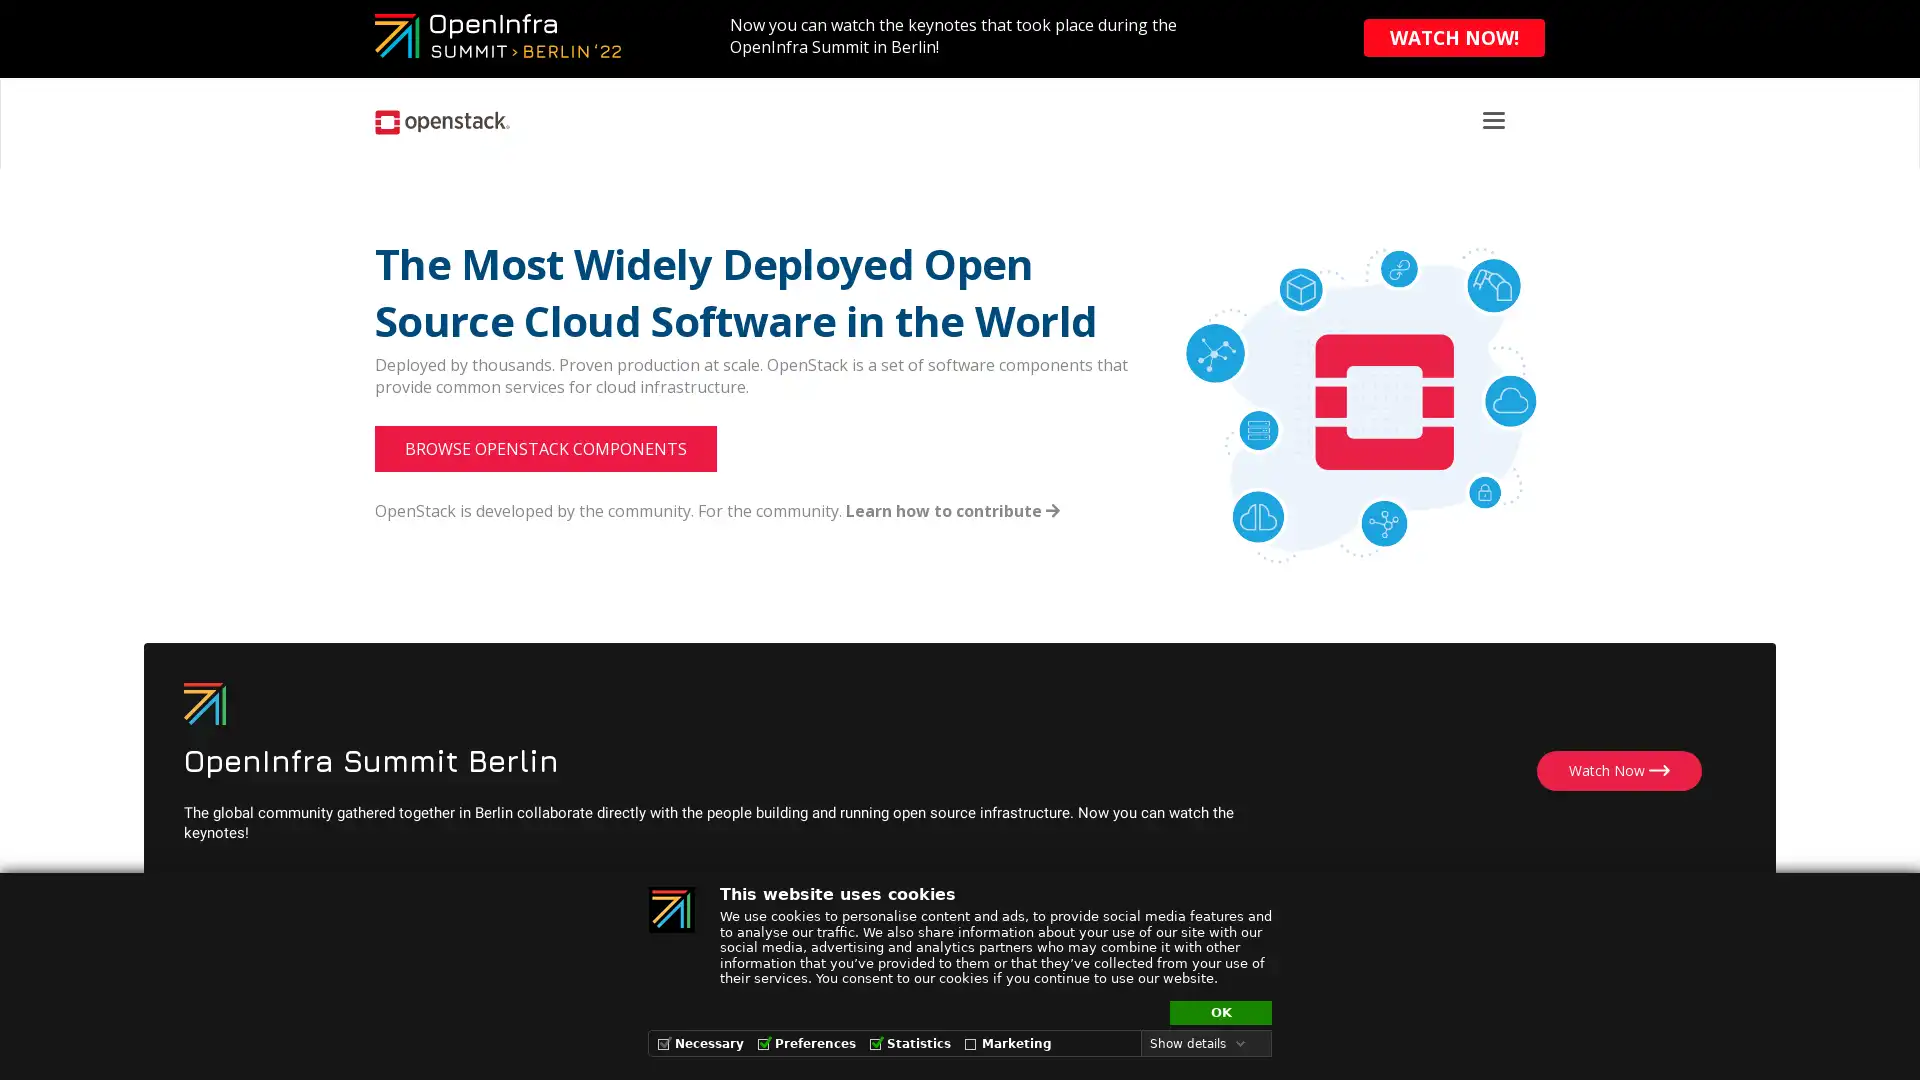 This screenshot has width=1920, height=1080. Describe the element at coordinates (1493, 120) in the screenshot. I see `Toggle navigation` at that location.